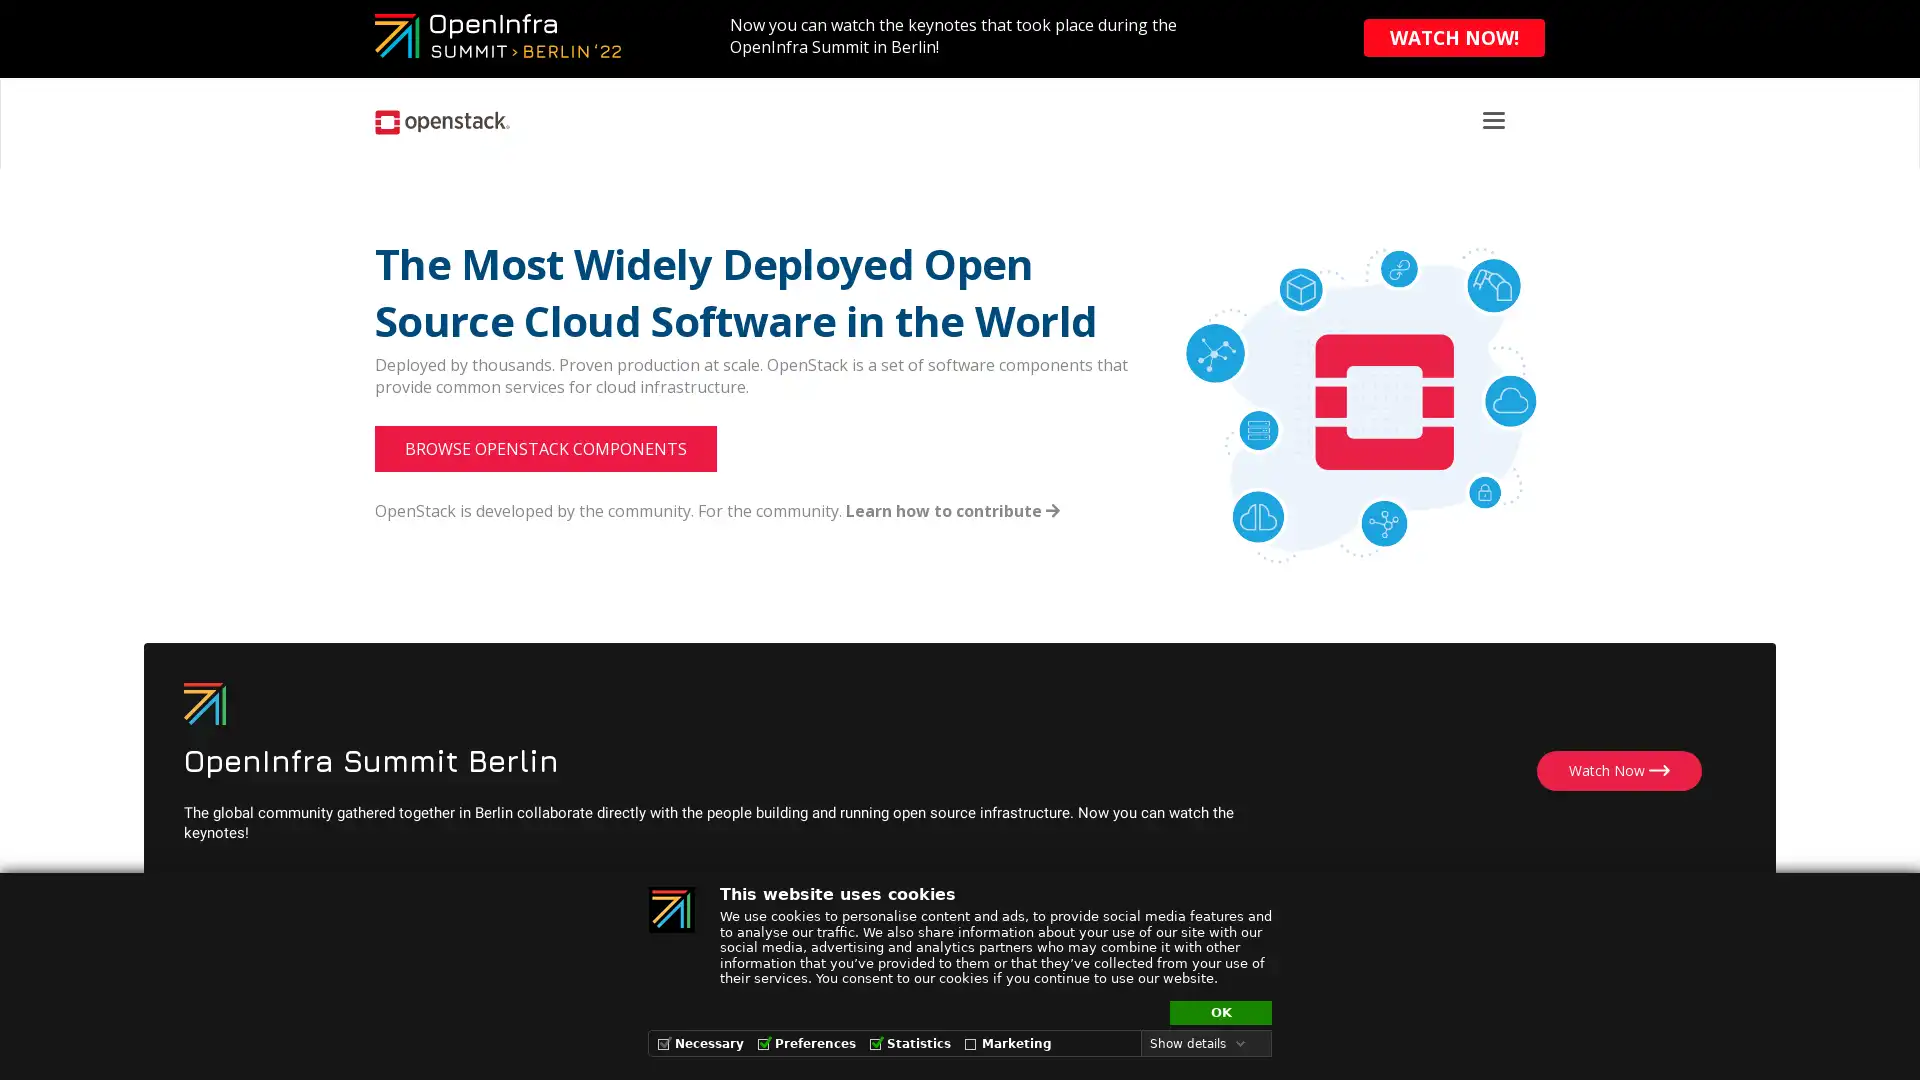 This screenshot has width=1920, height=1080. Describe the element at coordinates (1493, 120) in the screenshot. I see `Toggle navigation` at that location.